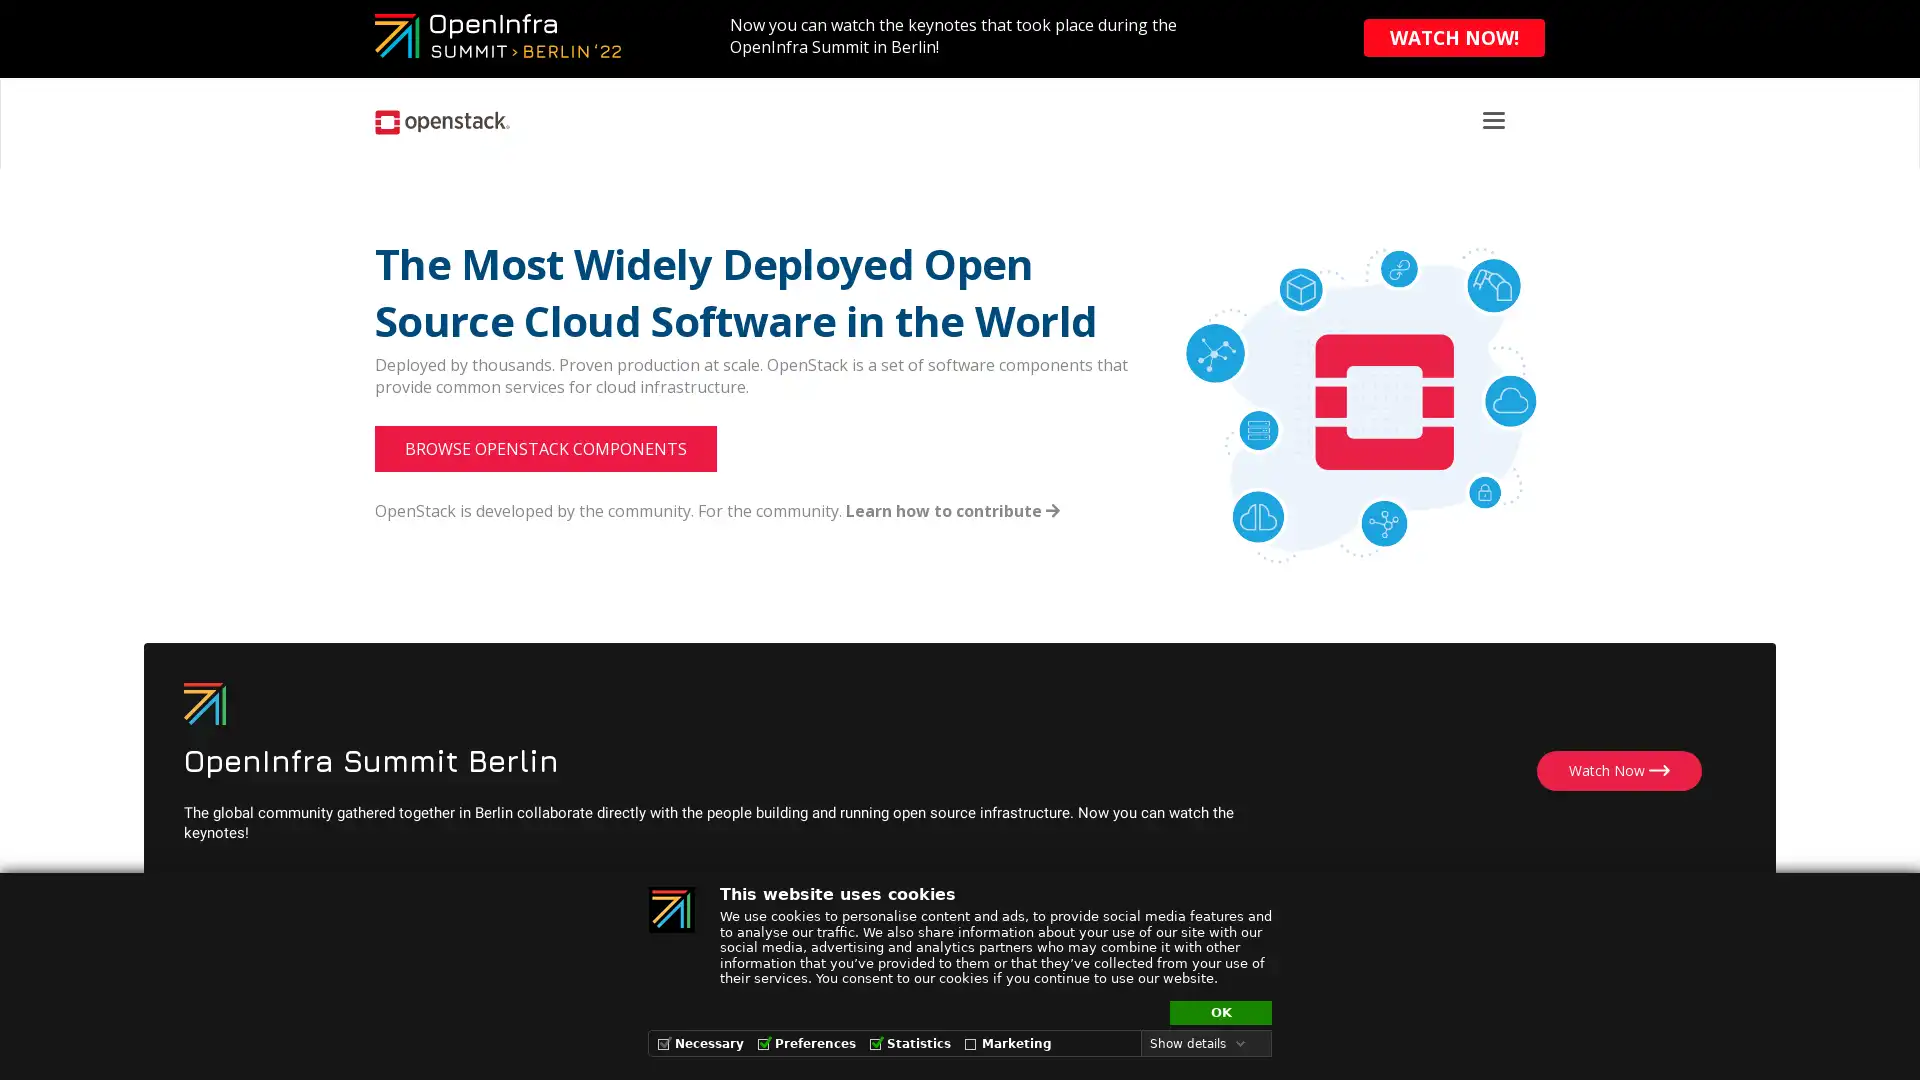 This screenshot has width=1920, height=1080. Describe the element at coordinates (1493, 120) in the screenshot. I see `Toggle navigation` at that location.